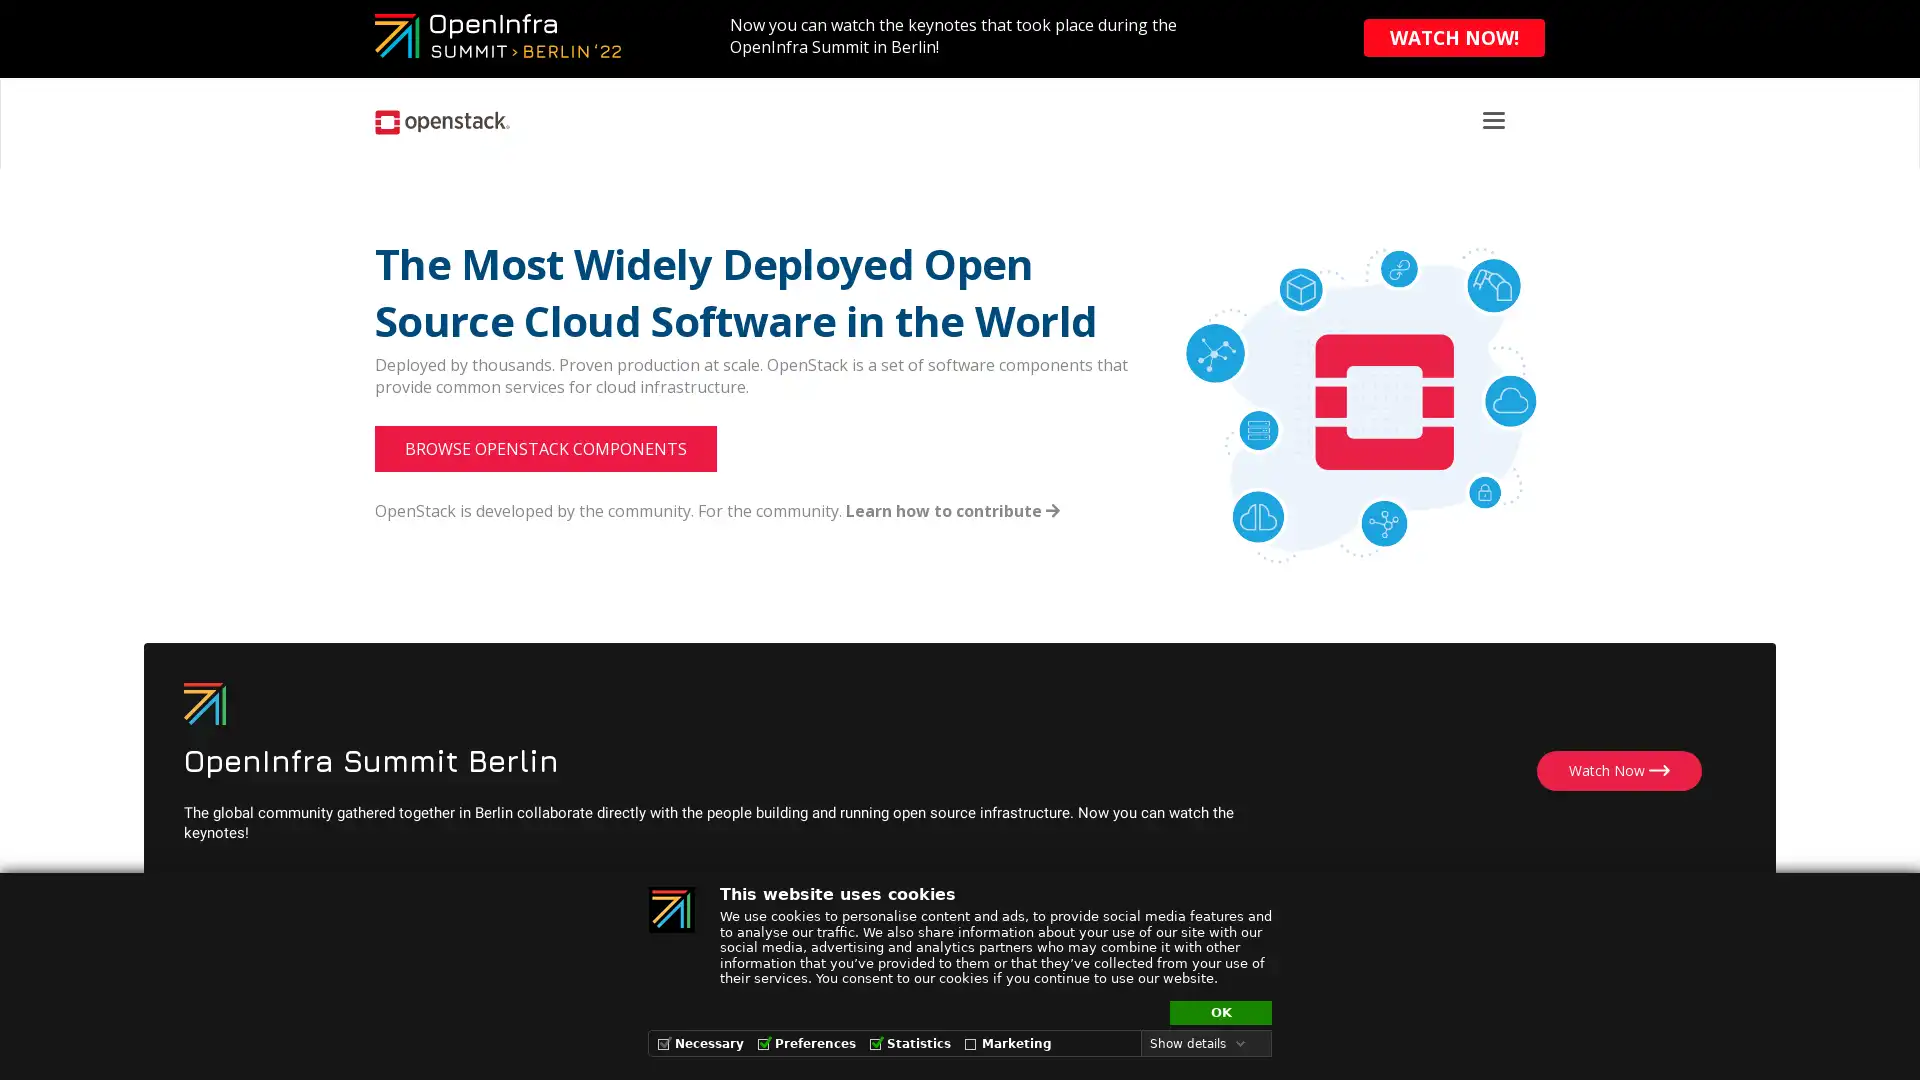 This screenshot has width=1920, height=1080. Describe the element at coordinates (1493, 120) in the screenshot. I see `Toggle navigation` at that location.